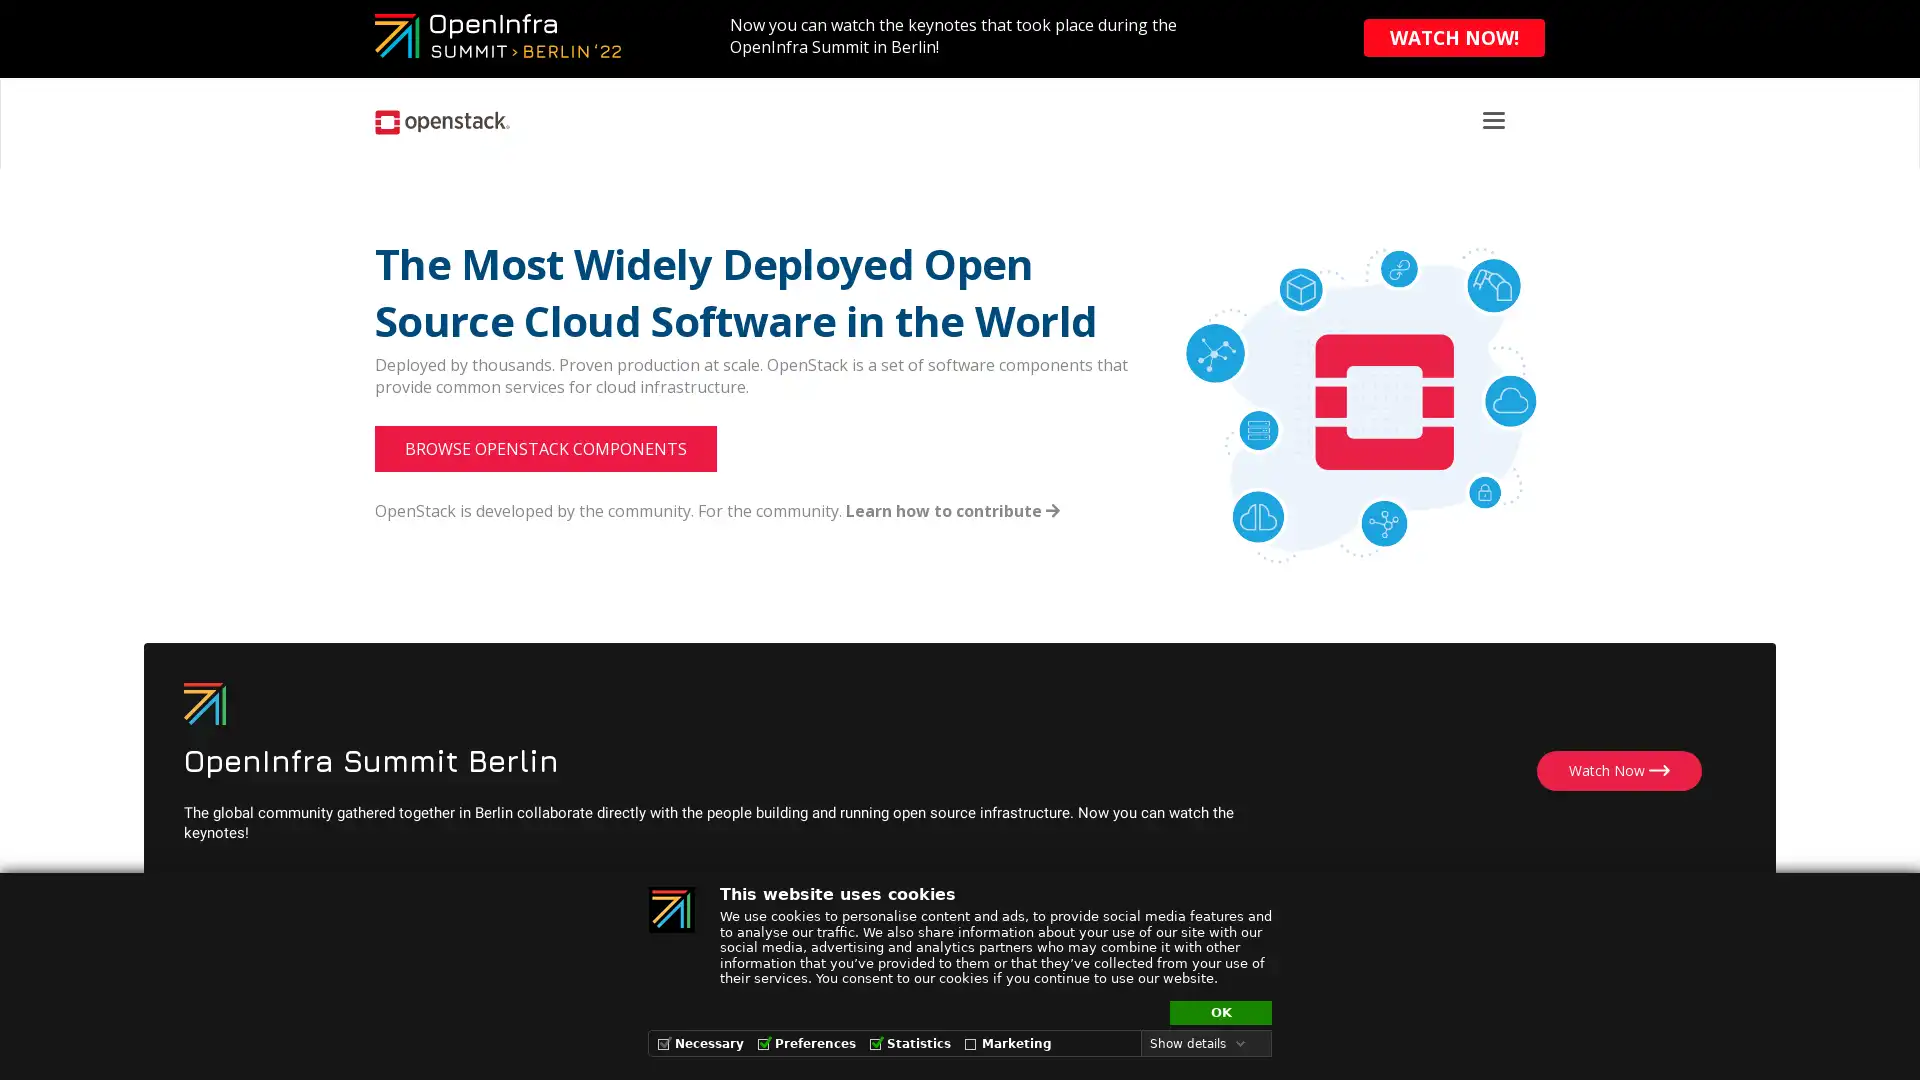 This screenshot has width=1920, height=1080. Describe the element at coordinates (1493, 120) in the screenshot. I see `Toggle navigation` at that location.